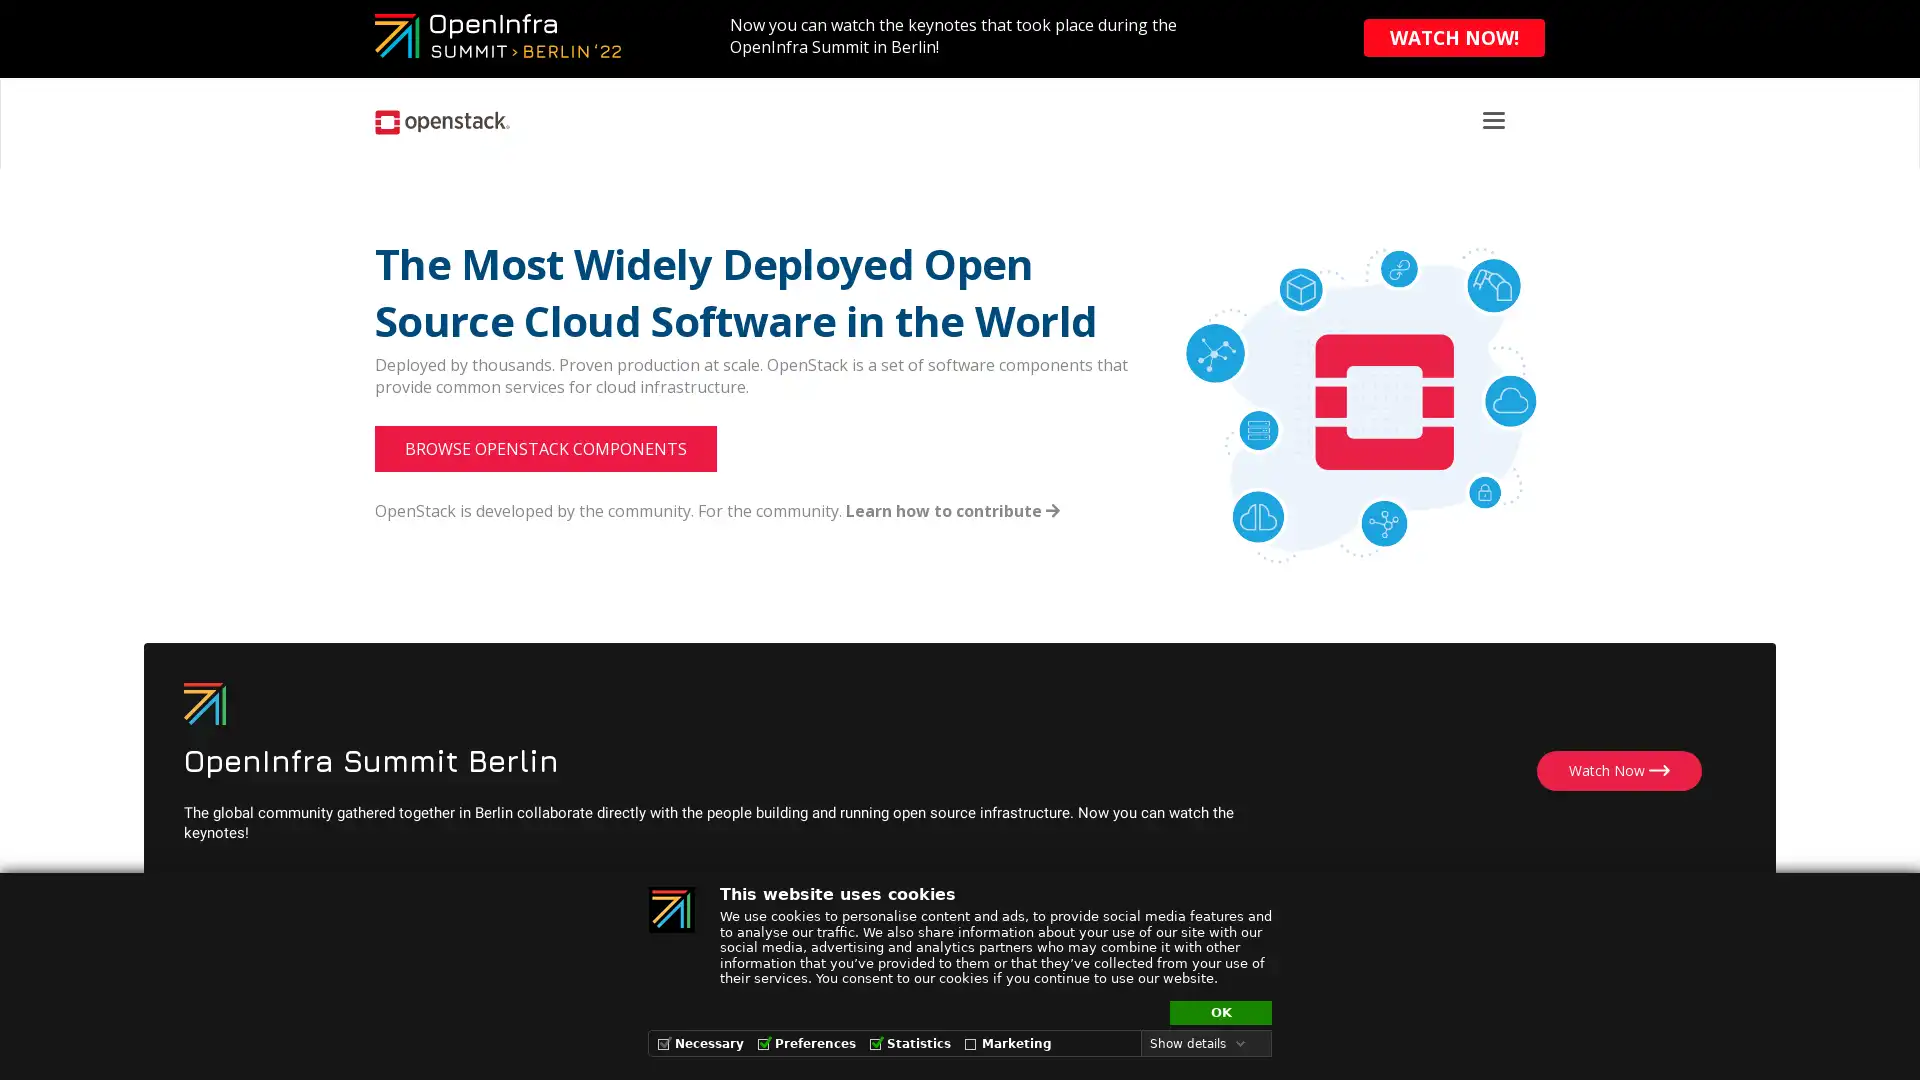 This screenshot has width=1920, height=1080. Describe the element at coordinates (1493, 120) in the screenshot. I see `Toggle navigation` at that location.